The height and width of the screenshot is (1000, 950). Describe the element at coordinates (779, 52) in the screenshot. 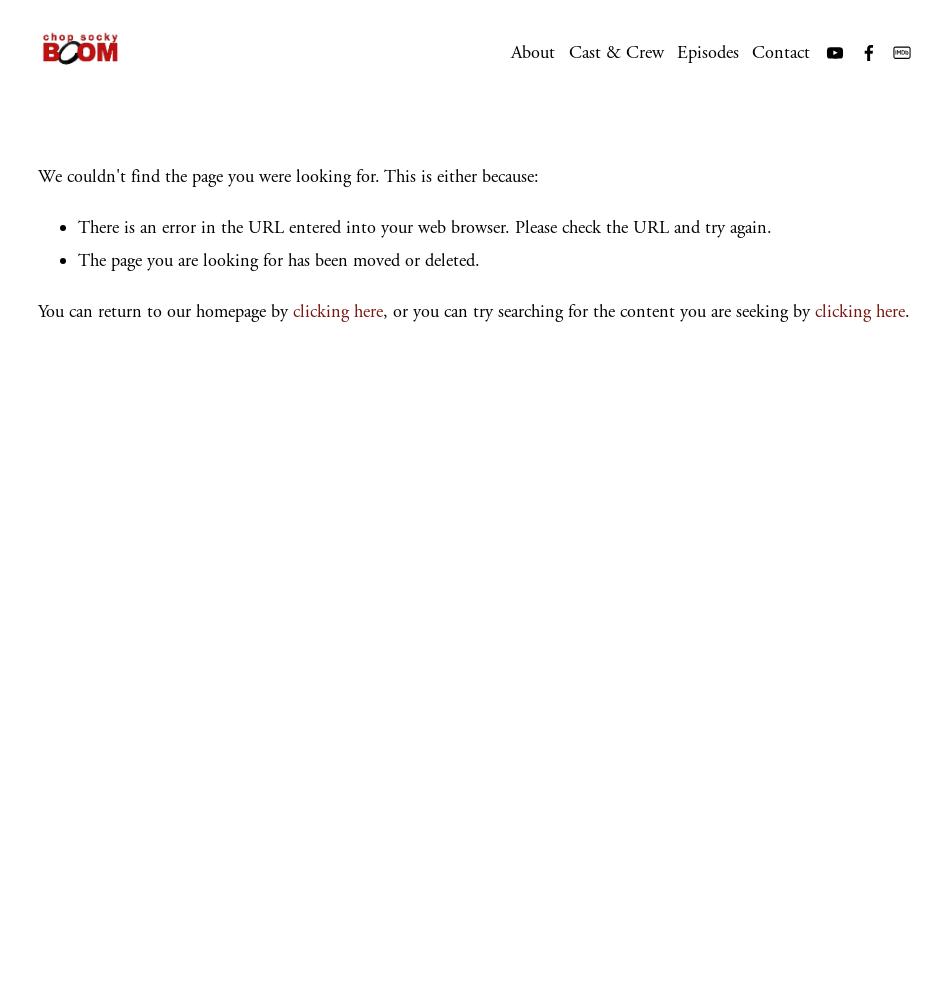

I see `'Contact'` at that location.